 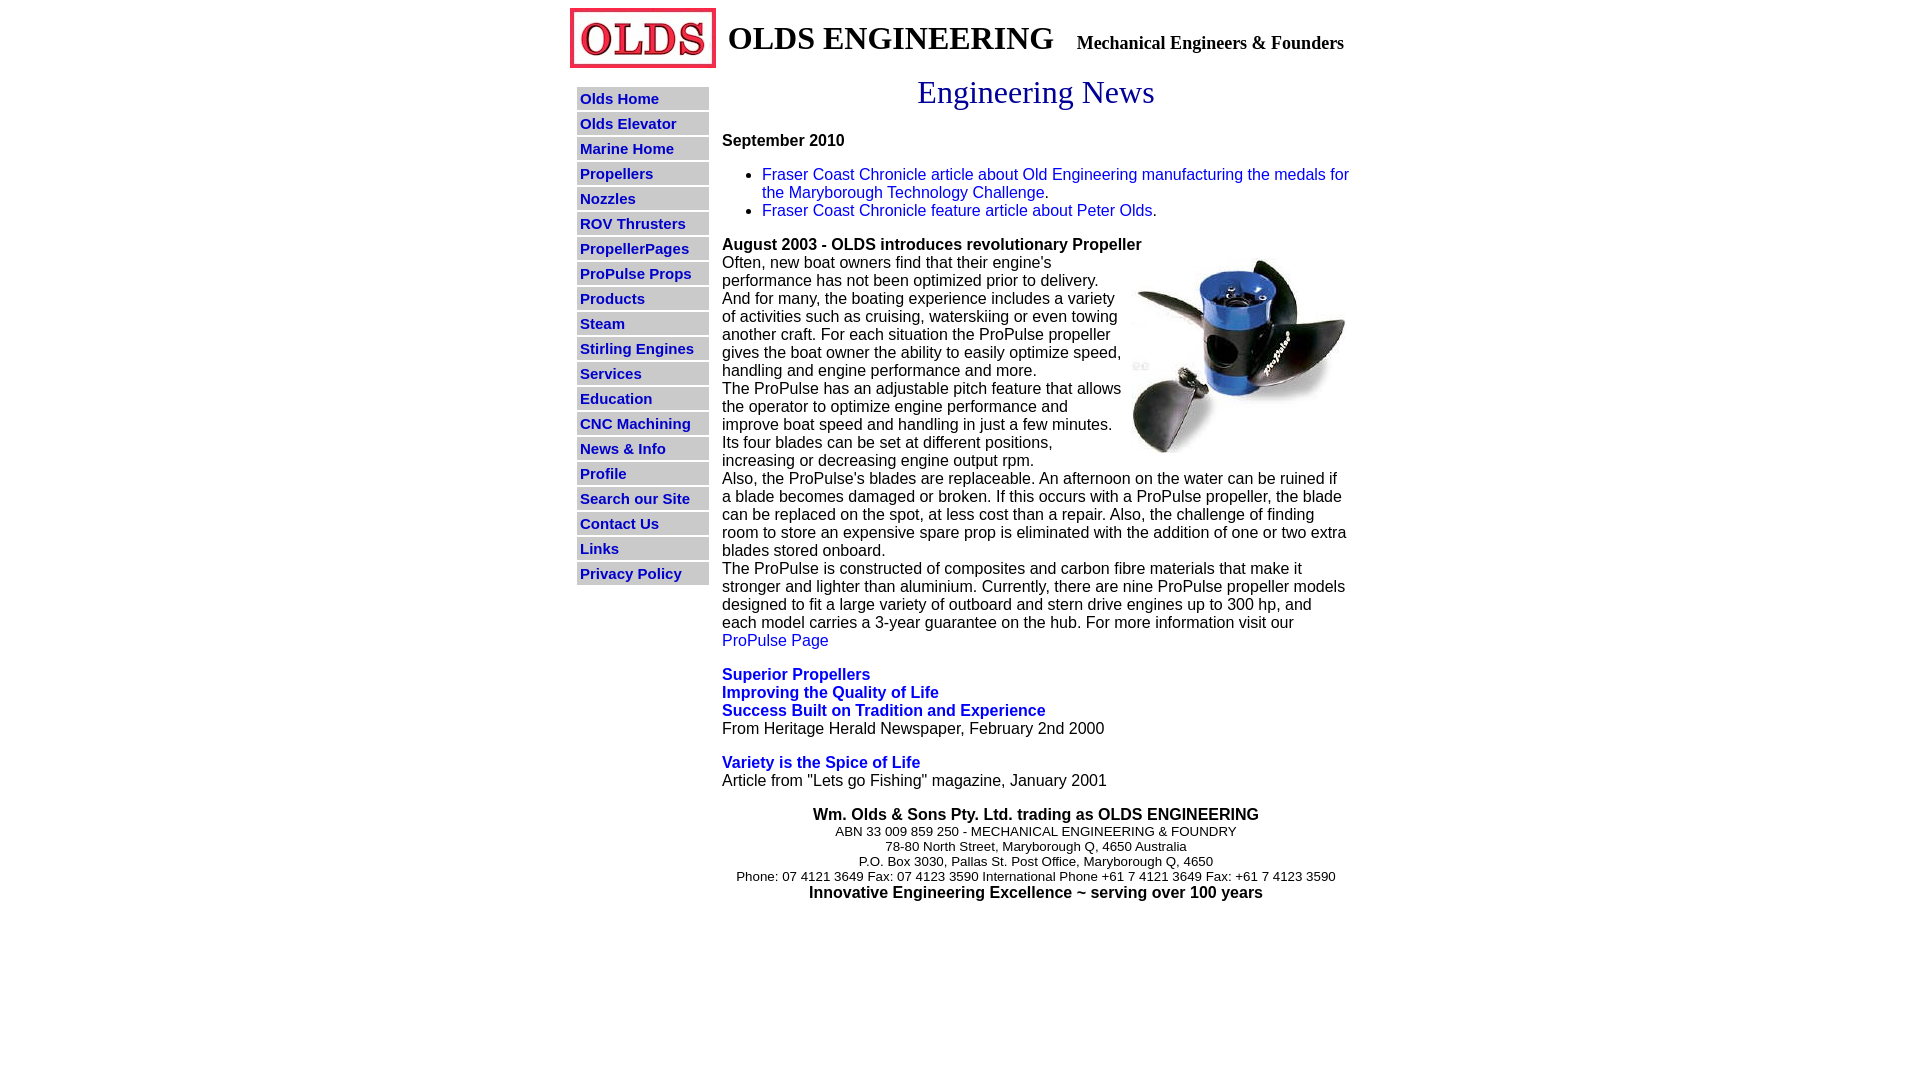 What do you see at coordinates (774, 640) in the screenshot?
I see `'ProPulse Page'` at bounding box center [774, 640].